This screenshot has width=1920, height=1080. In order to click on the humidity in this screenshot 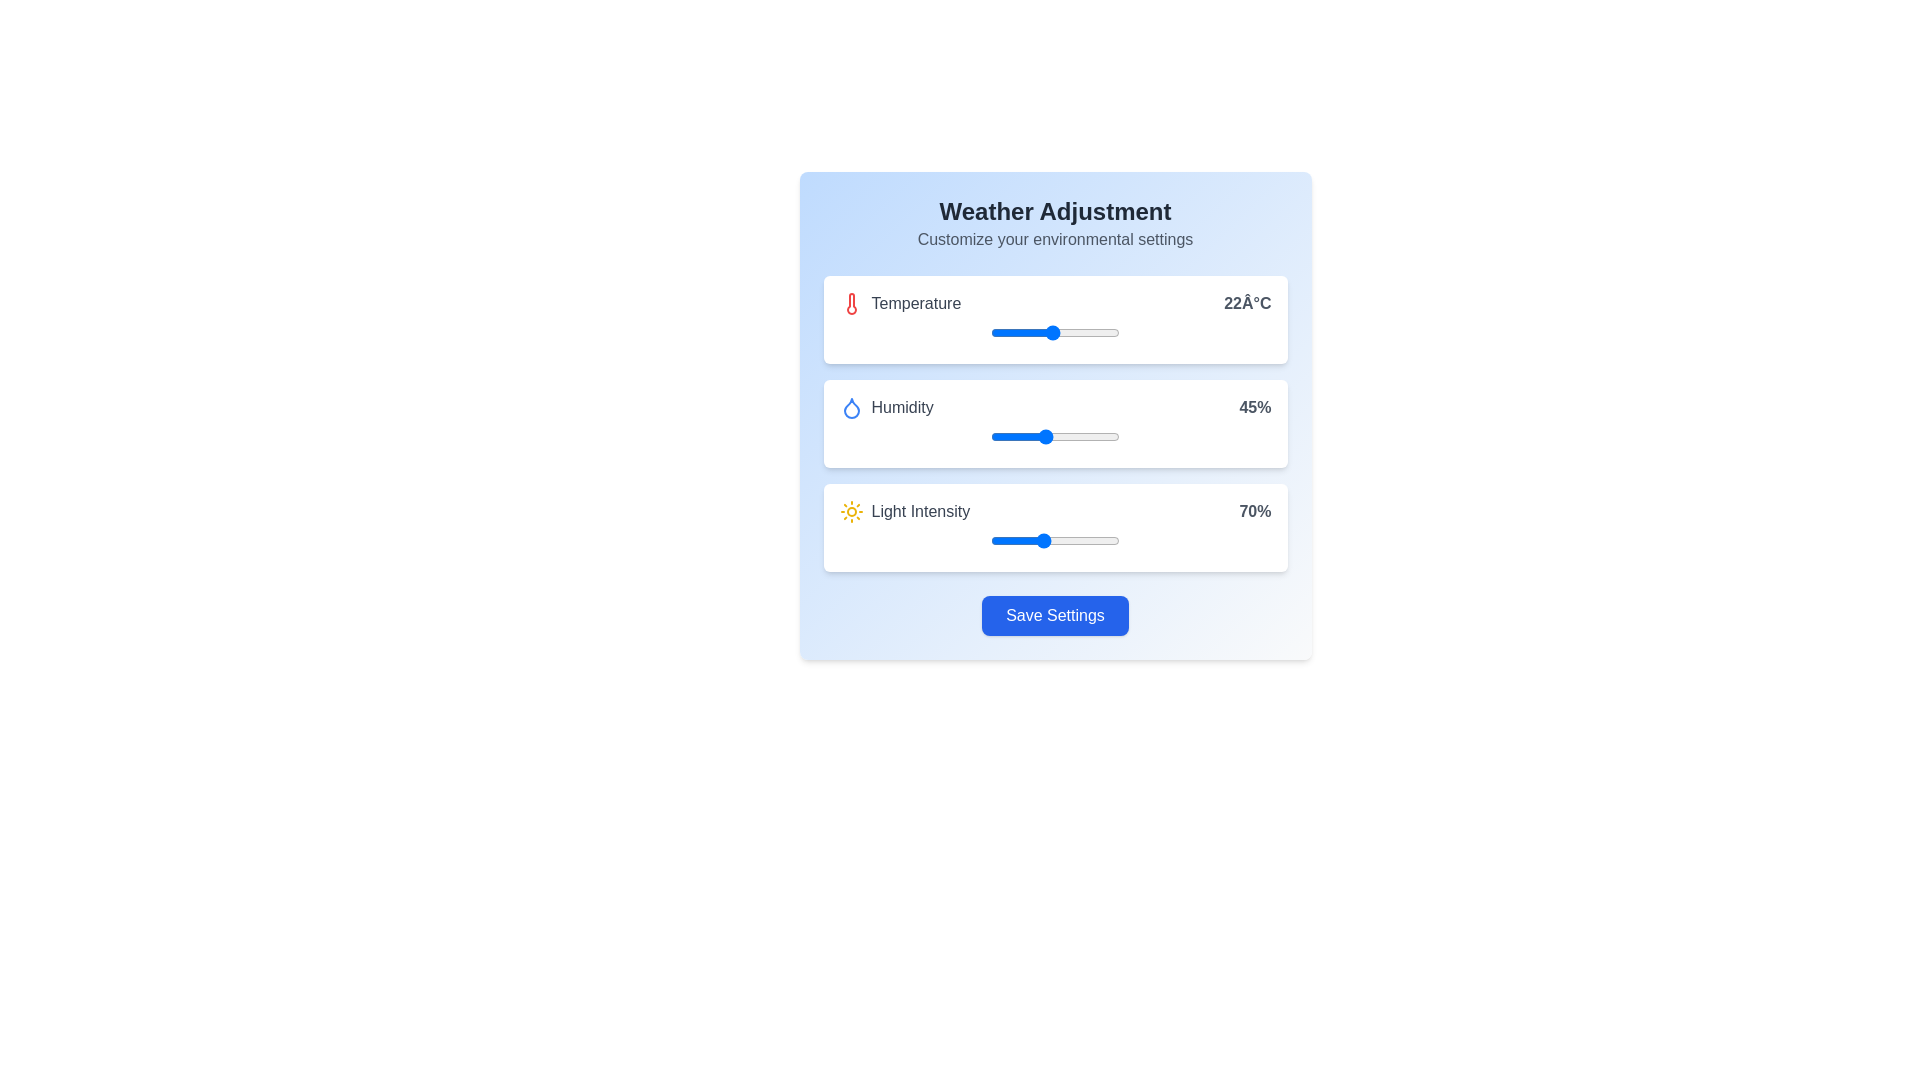, I will do `click(1048, 435)`.